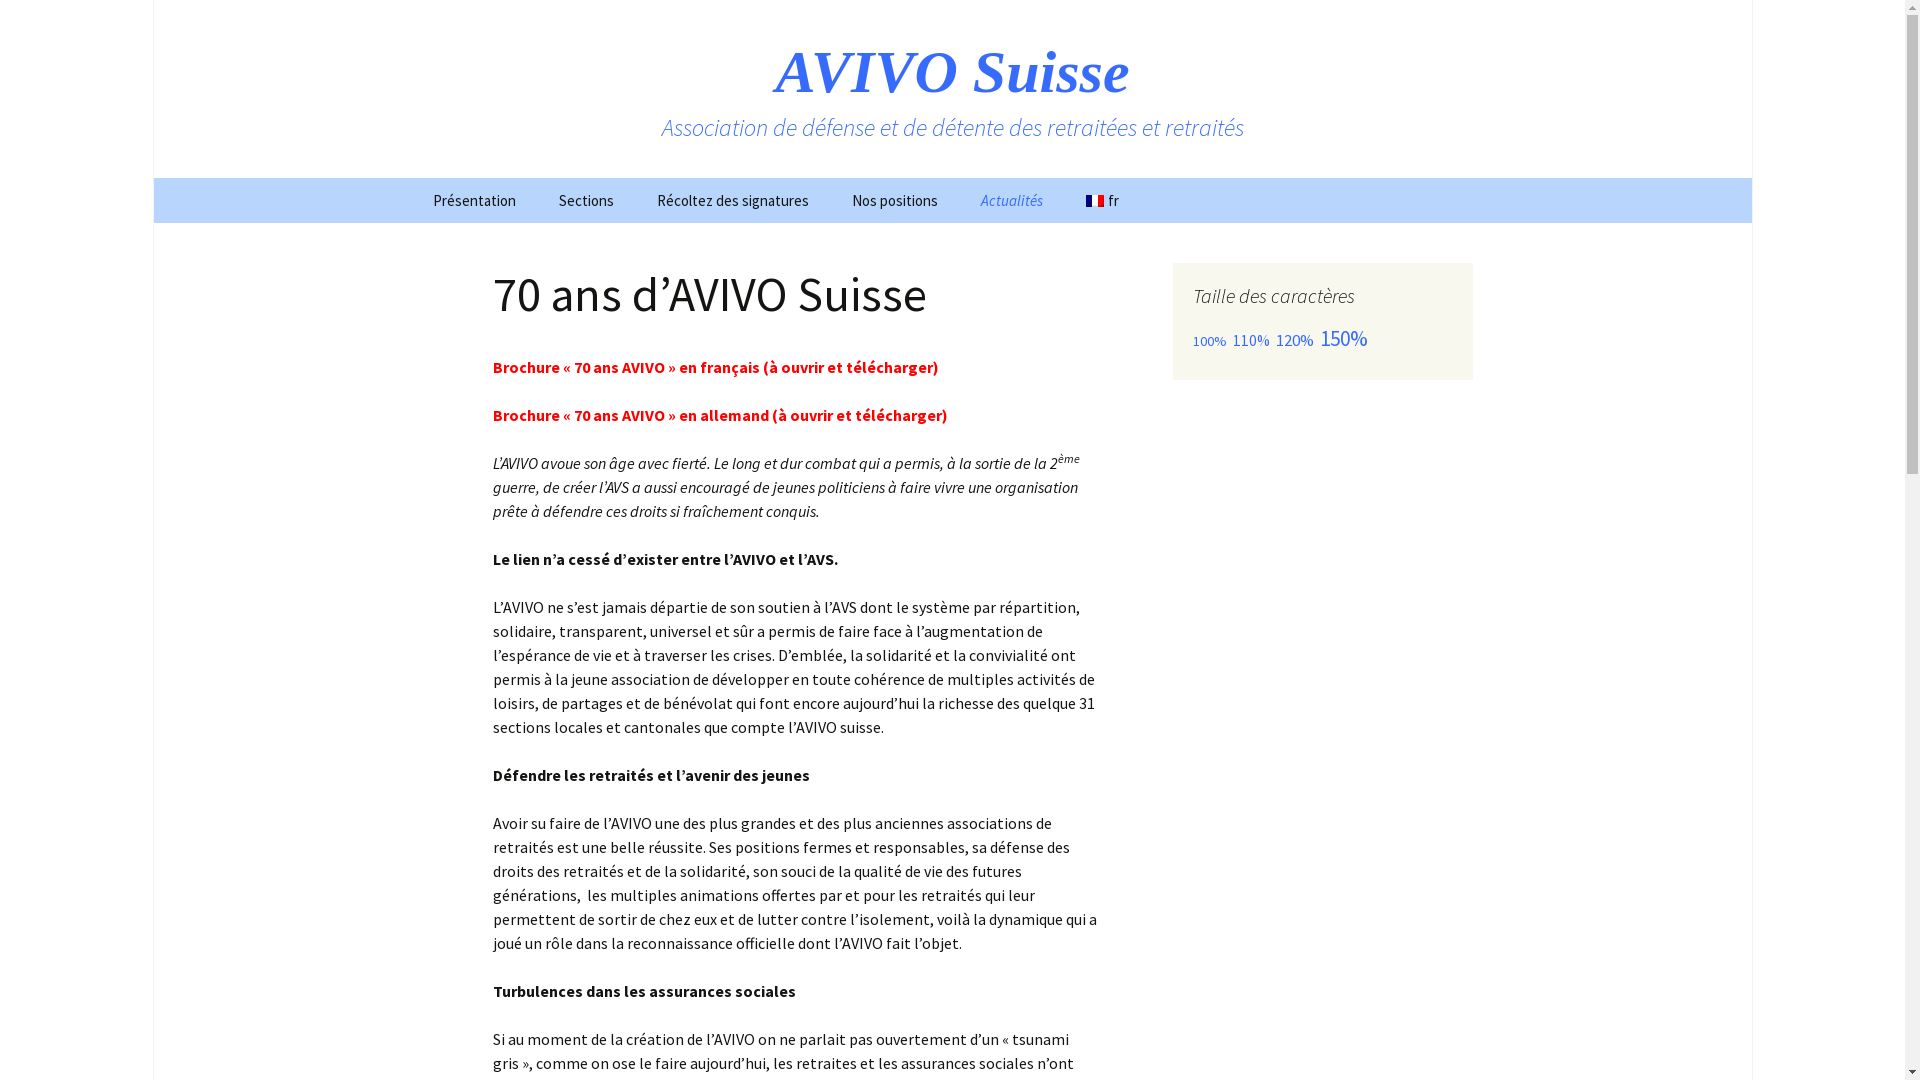  I want to click on 'Sections', so click(584, 200).